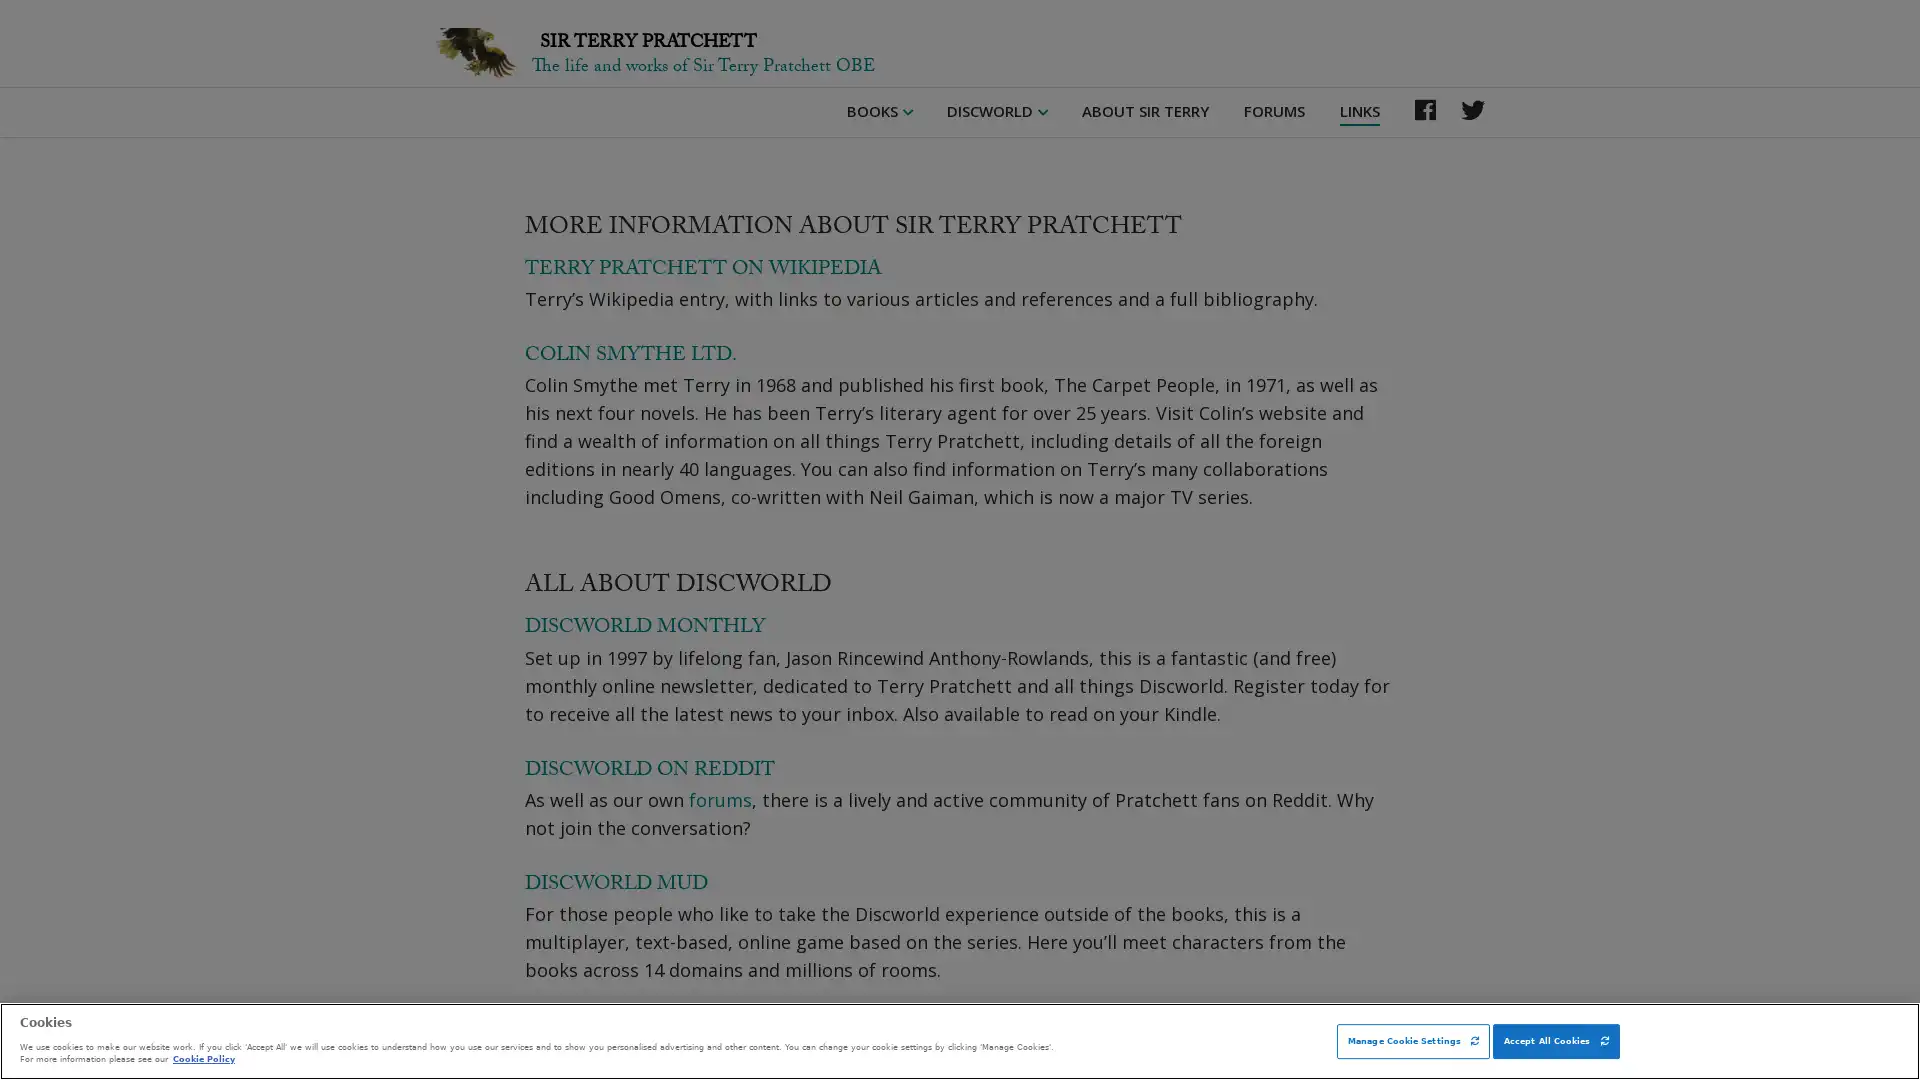  What do you see at coordinates (1412, 1040) in the screenshot?
I see `Manage Cookie Settings` at bounding box center [1412, 1040].